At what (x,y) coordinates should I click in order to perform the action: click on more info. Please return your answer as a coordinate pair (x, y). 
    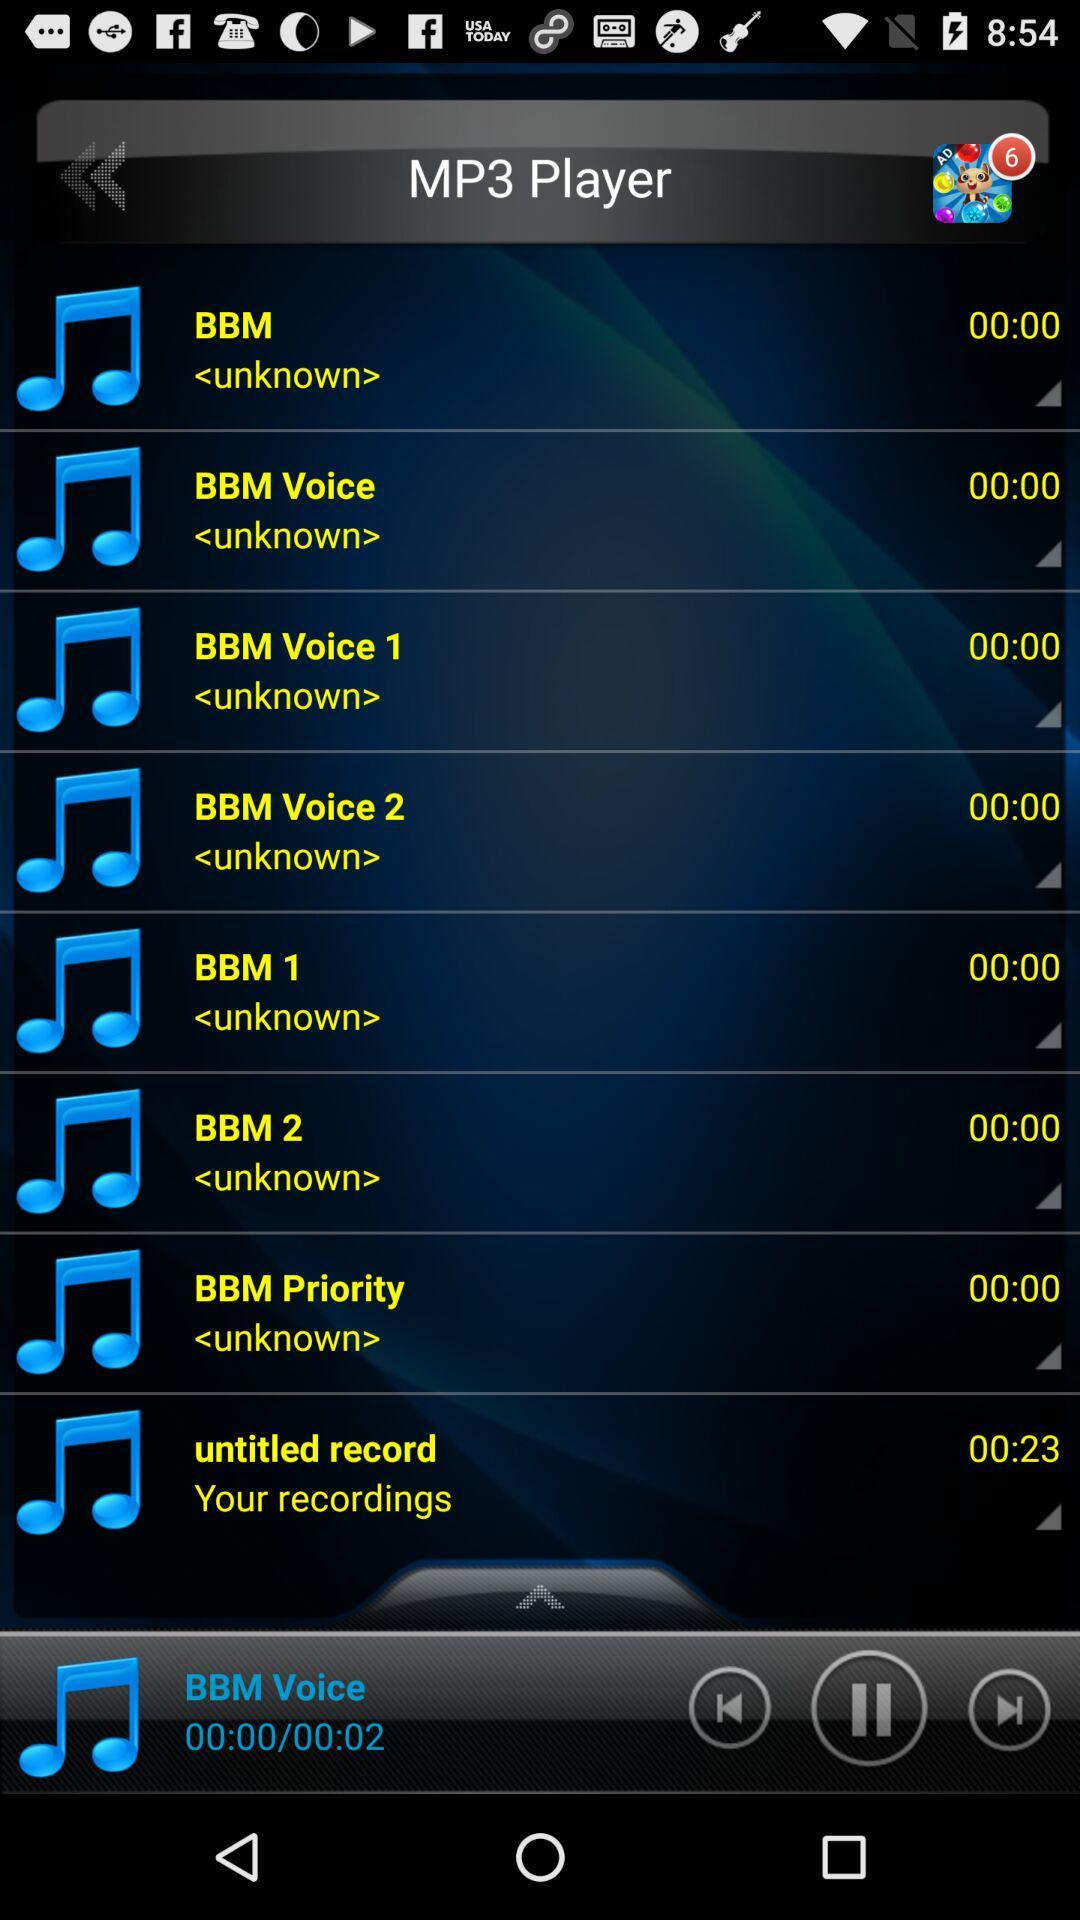
    Looking at the image, I should click on (1031, 1342).